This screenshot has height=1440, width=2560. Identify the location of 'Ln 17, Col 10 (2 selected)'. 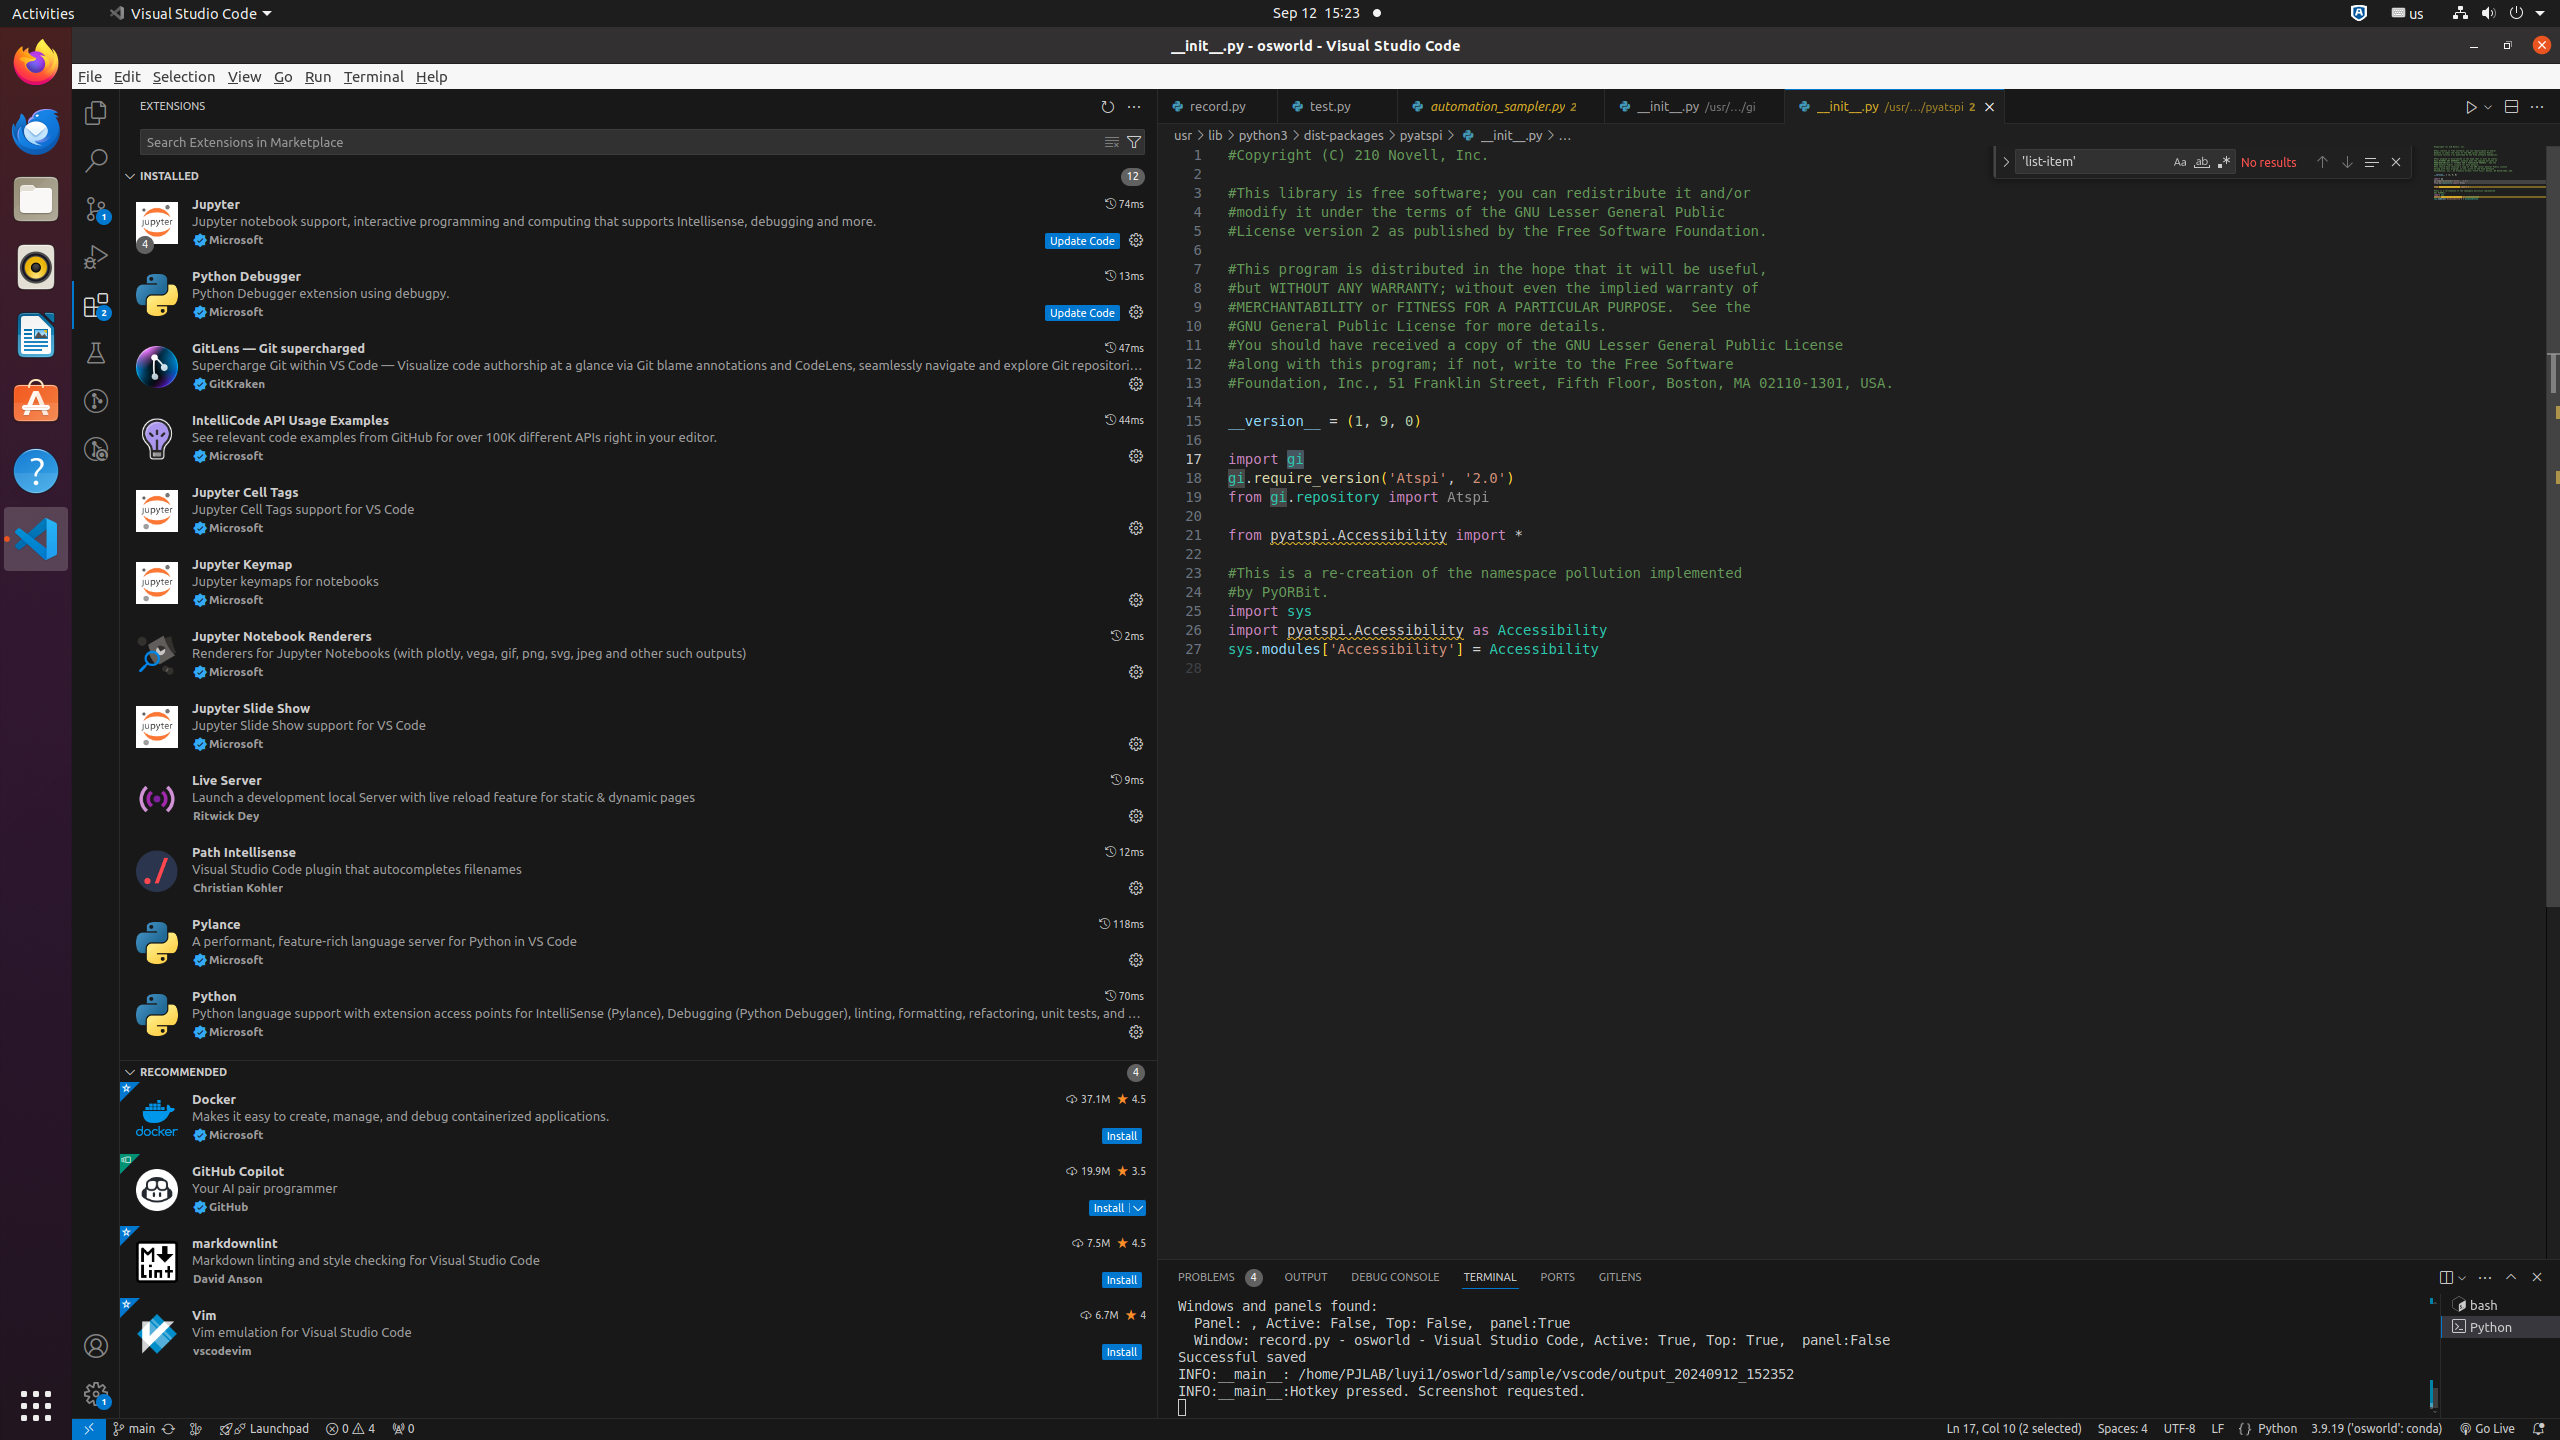
(2013, 1428).